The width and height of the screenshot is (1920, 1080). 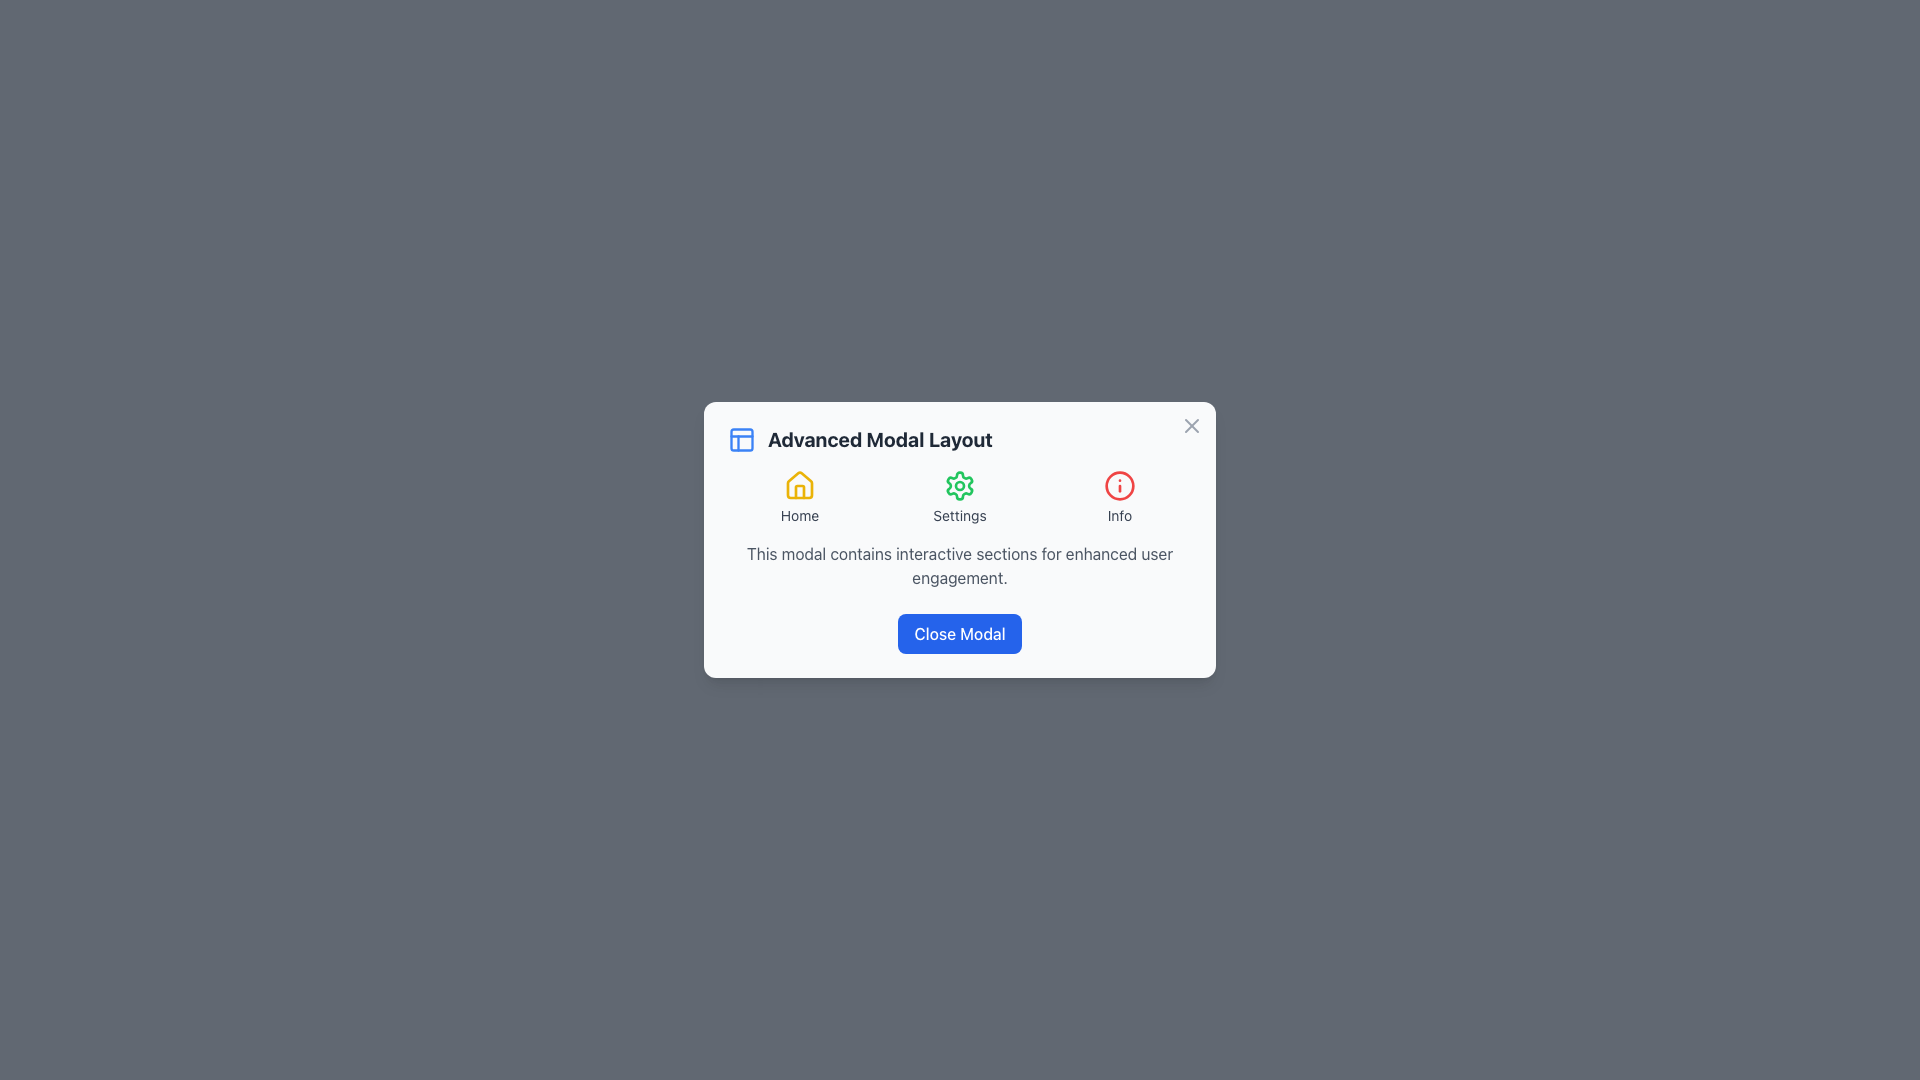 What do you see at coordinates (960, 540) in the screenshot?
I see `the sections 'Home', 'Settings', or 'Info' in the modal window that appears centrally in the viewport` at bounding box center [960, 540].